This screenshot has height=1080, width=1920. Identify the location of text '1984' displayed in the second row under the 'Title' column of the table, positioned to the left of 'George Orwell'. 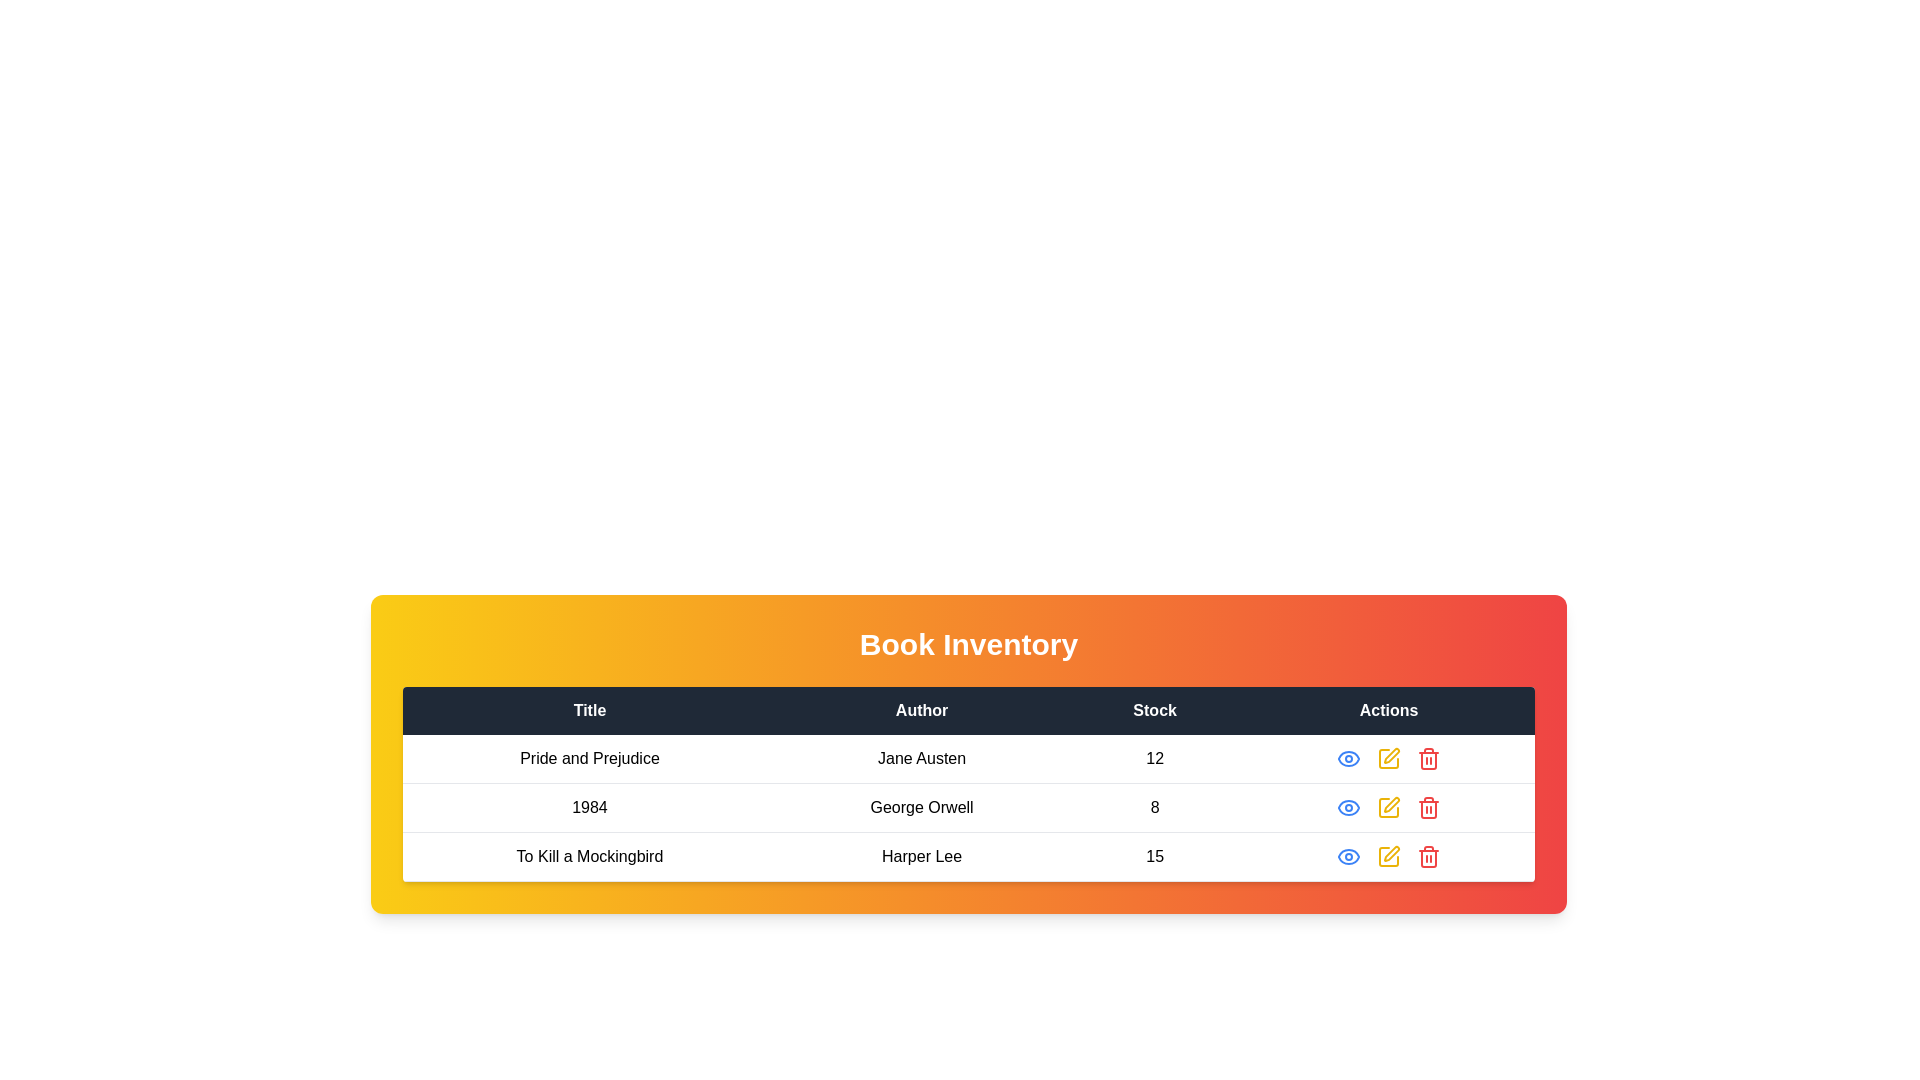
(589, 806).